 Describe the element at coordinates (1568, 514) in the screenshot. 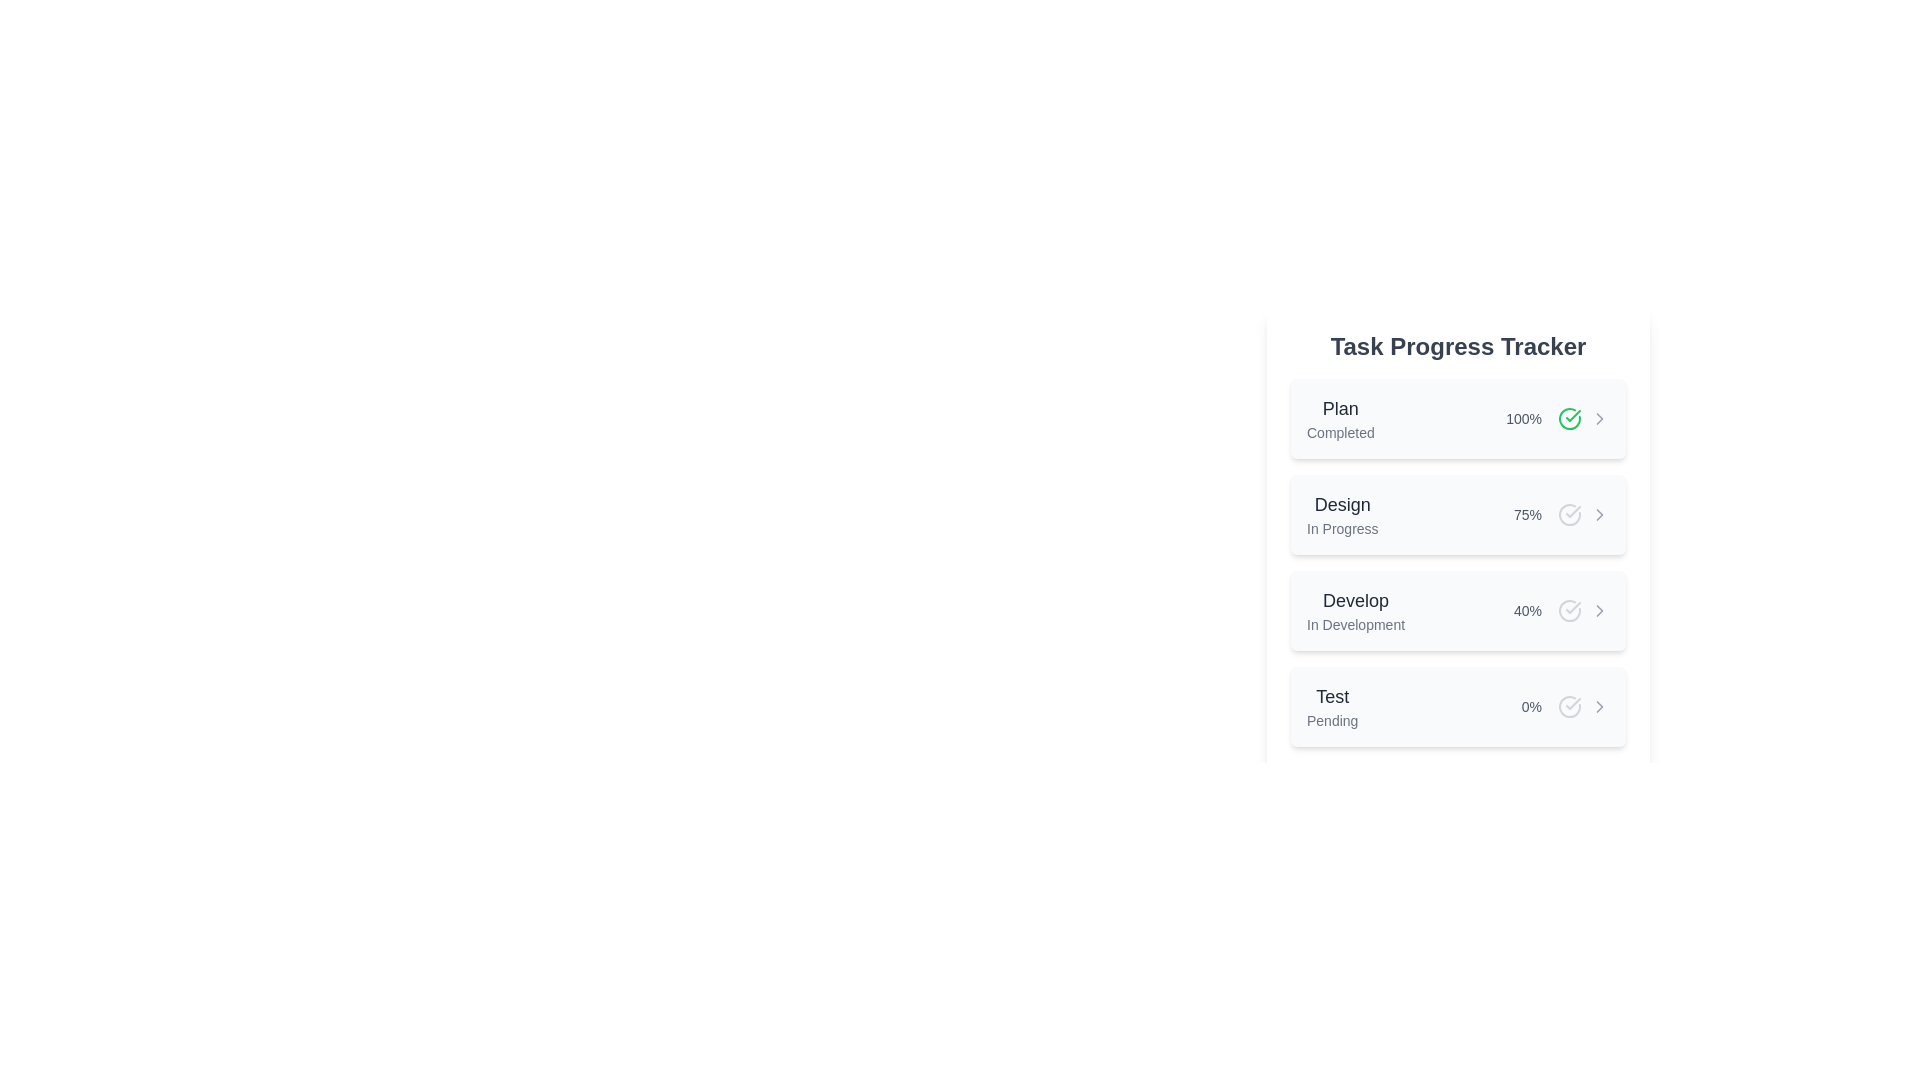

I see `the completion indicator icon located in the 'Design' section, positioned between the '75%' text label and a rightward-facing arrow icon, to mark progress` at that location.